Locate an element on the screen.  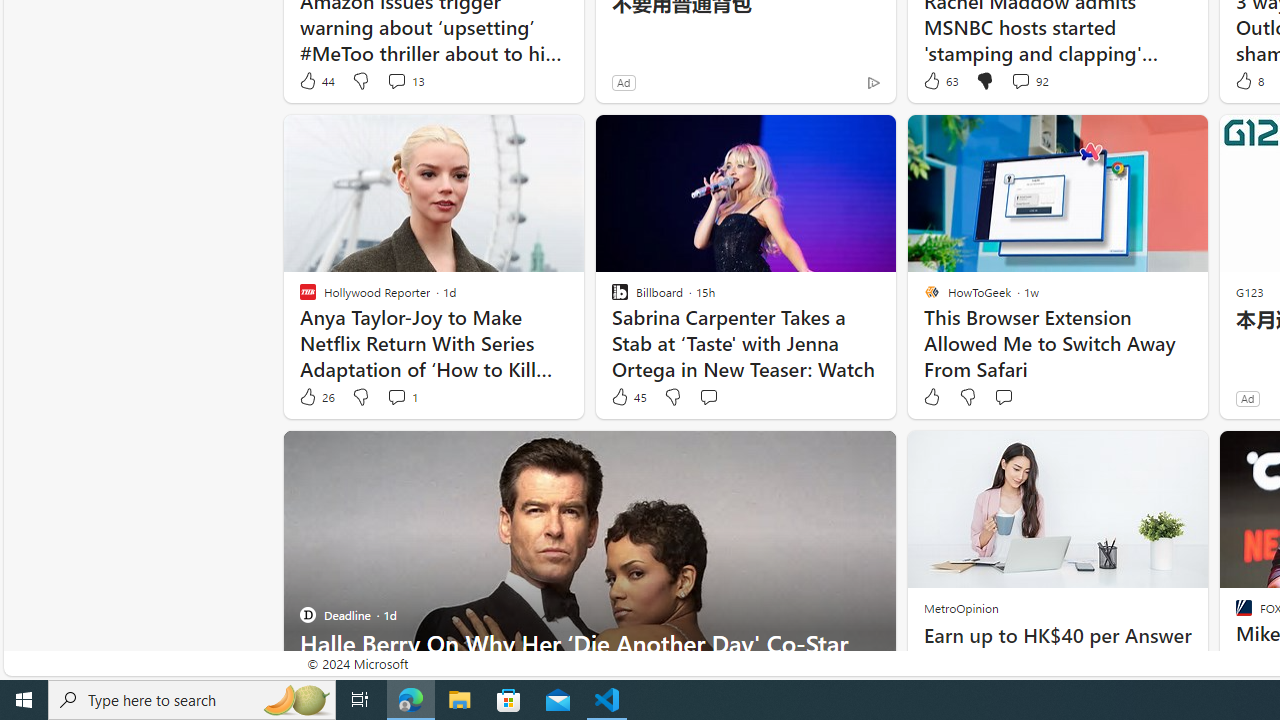
'View comments 92 Comment' is located at coordinates (1020, 80).